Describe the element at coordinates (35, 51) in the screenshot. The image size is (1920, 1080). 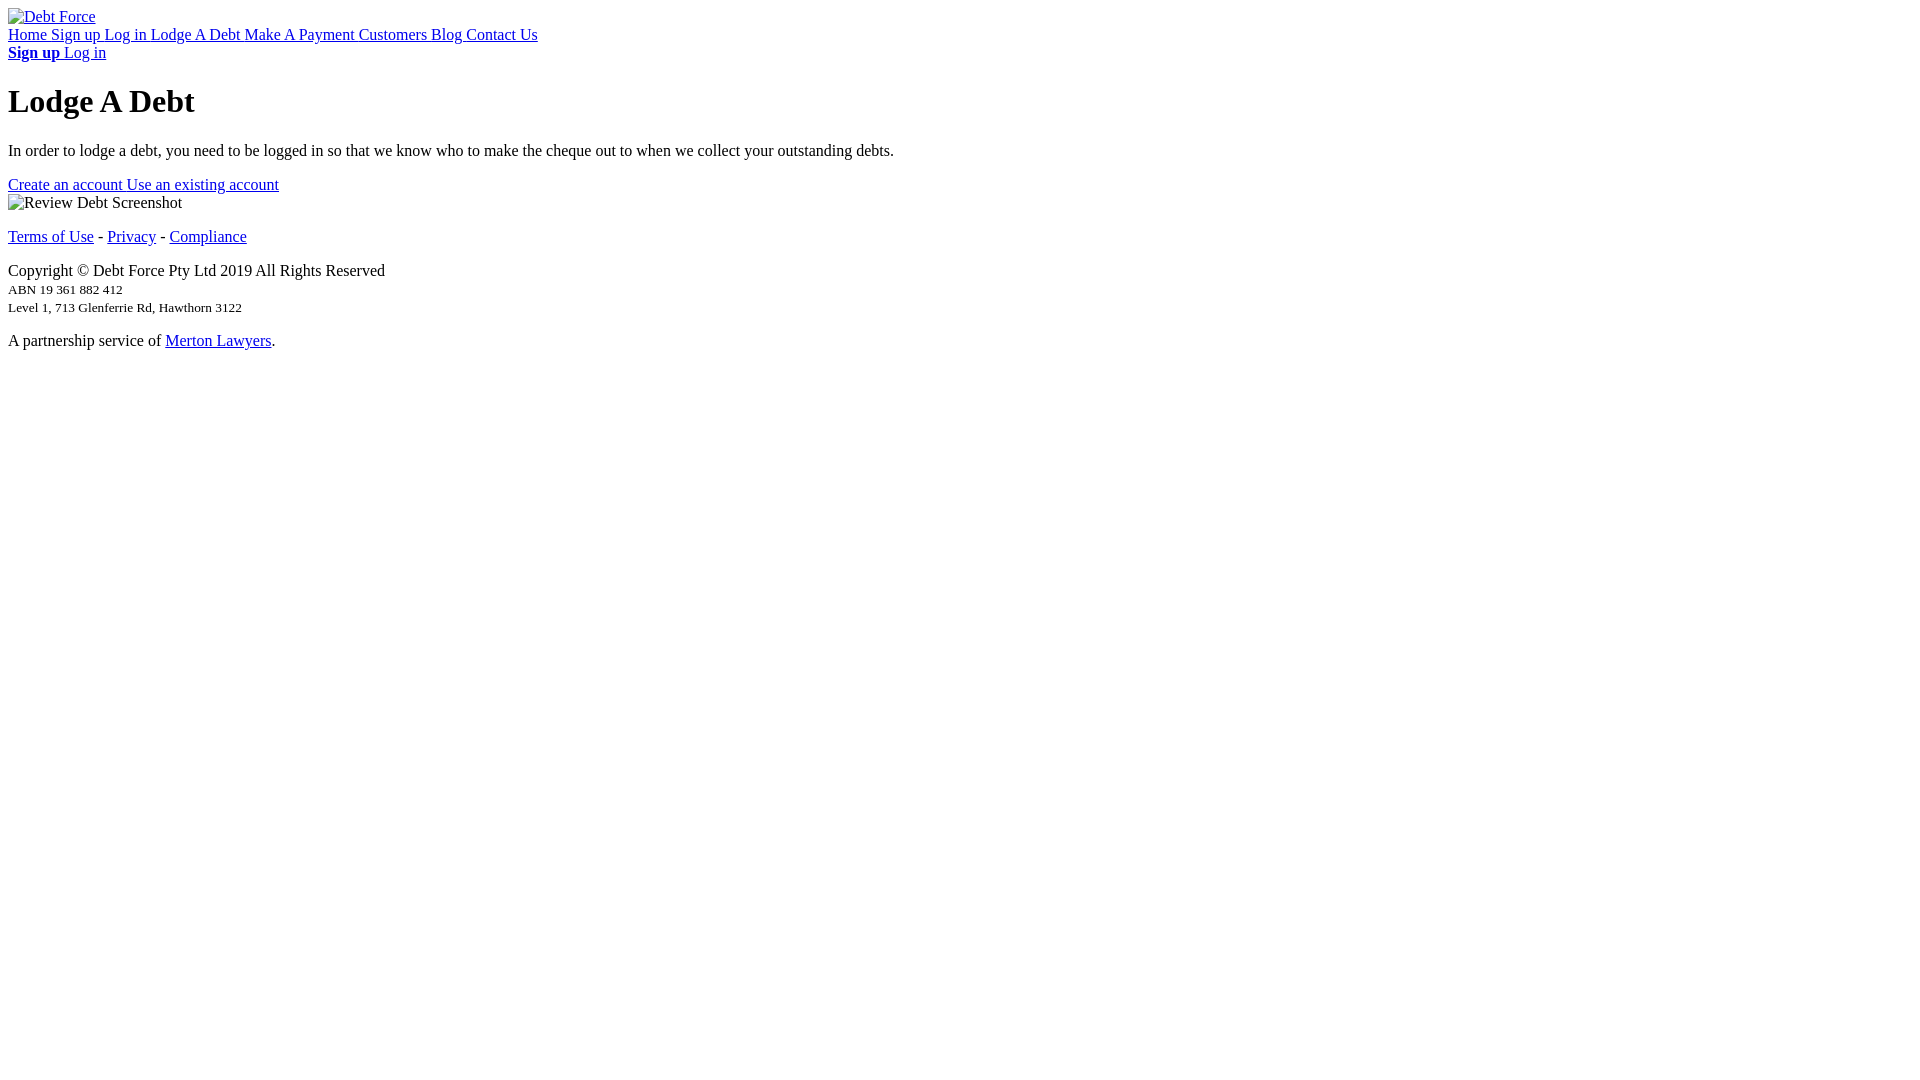
I see `'Sign up'` at that location.